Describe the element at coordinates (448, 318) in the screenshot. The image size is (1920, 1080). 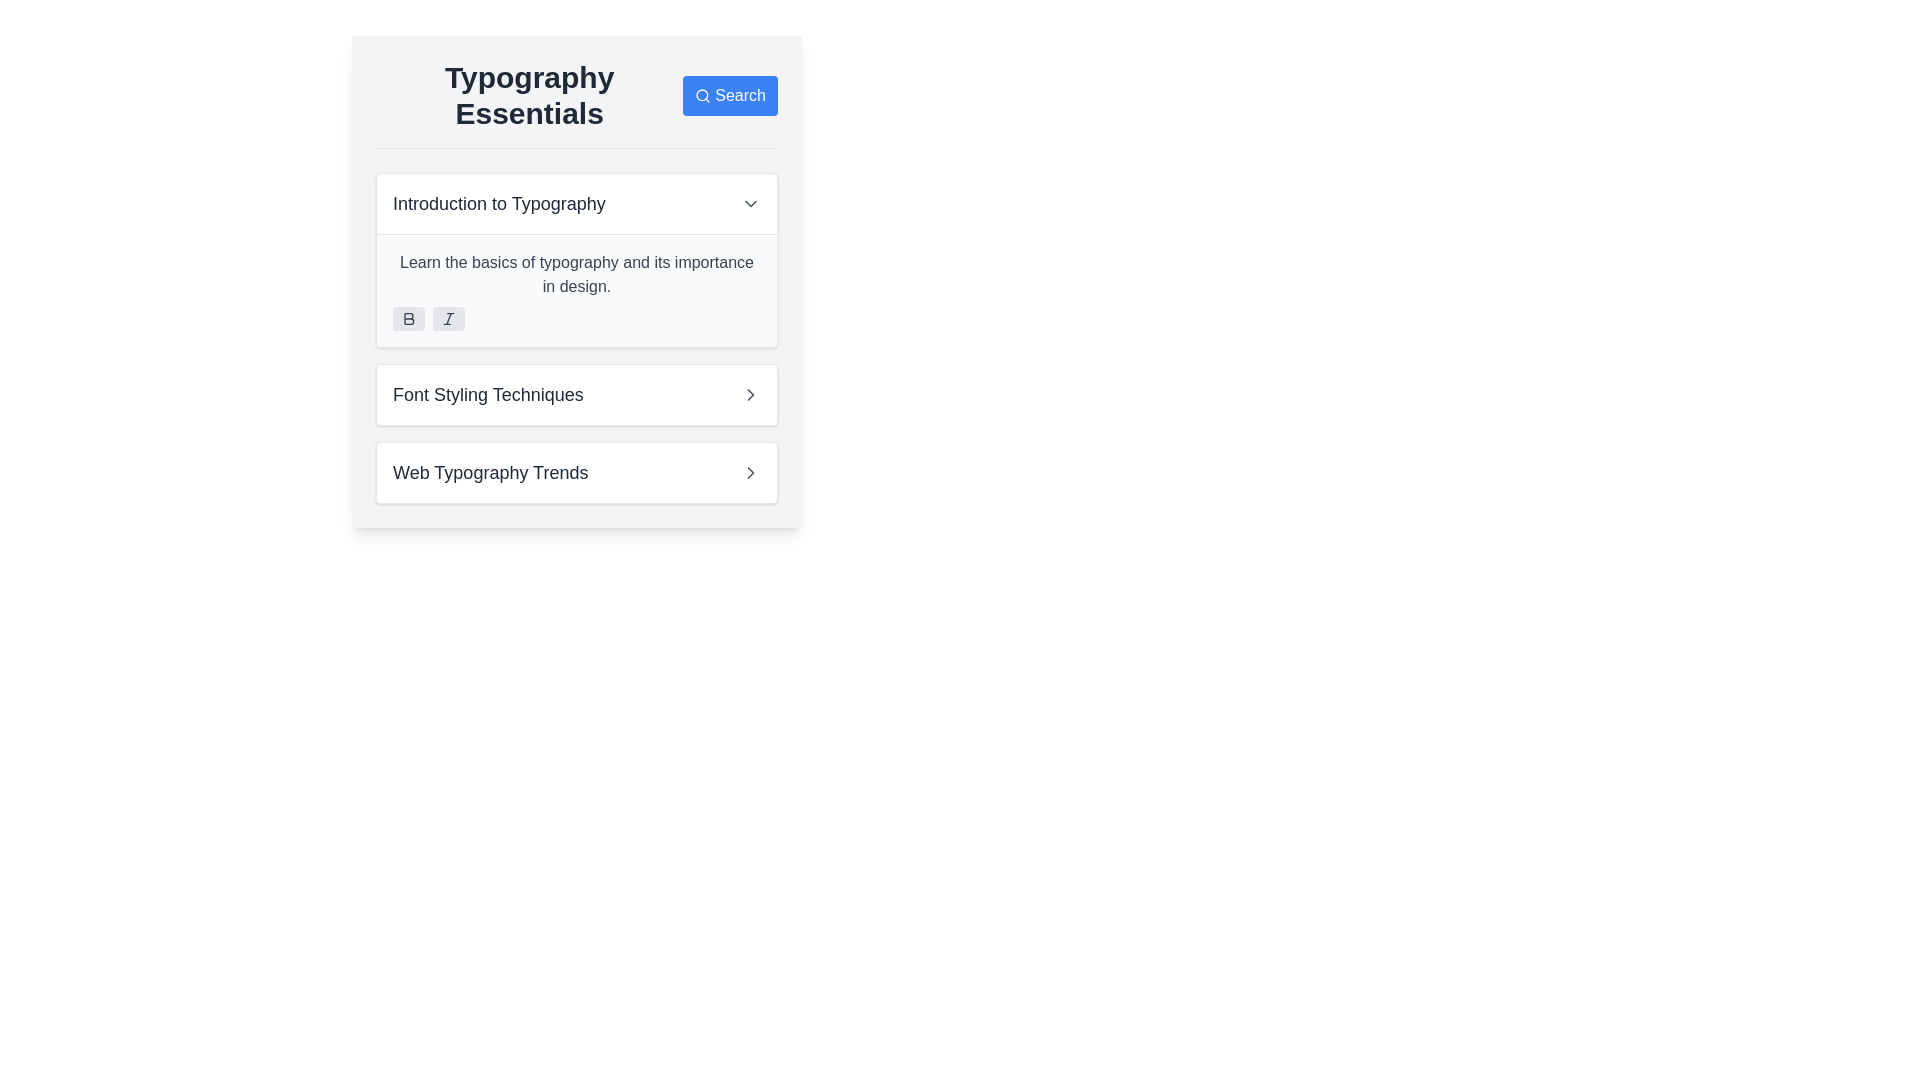
I see `the italicized 'I' icon button in the toolbar to apply or remove italic styling` at that location.